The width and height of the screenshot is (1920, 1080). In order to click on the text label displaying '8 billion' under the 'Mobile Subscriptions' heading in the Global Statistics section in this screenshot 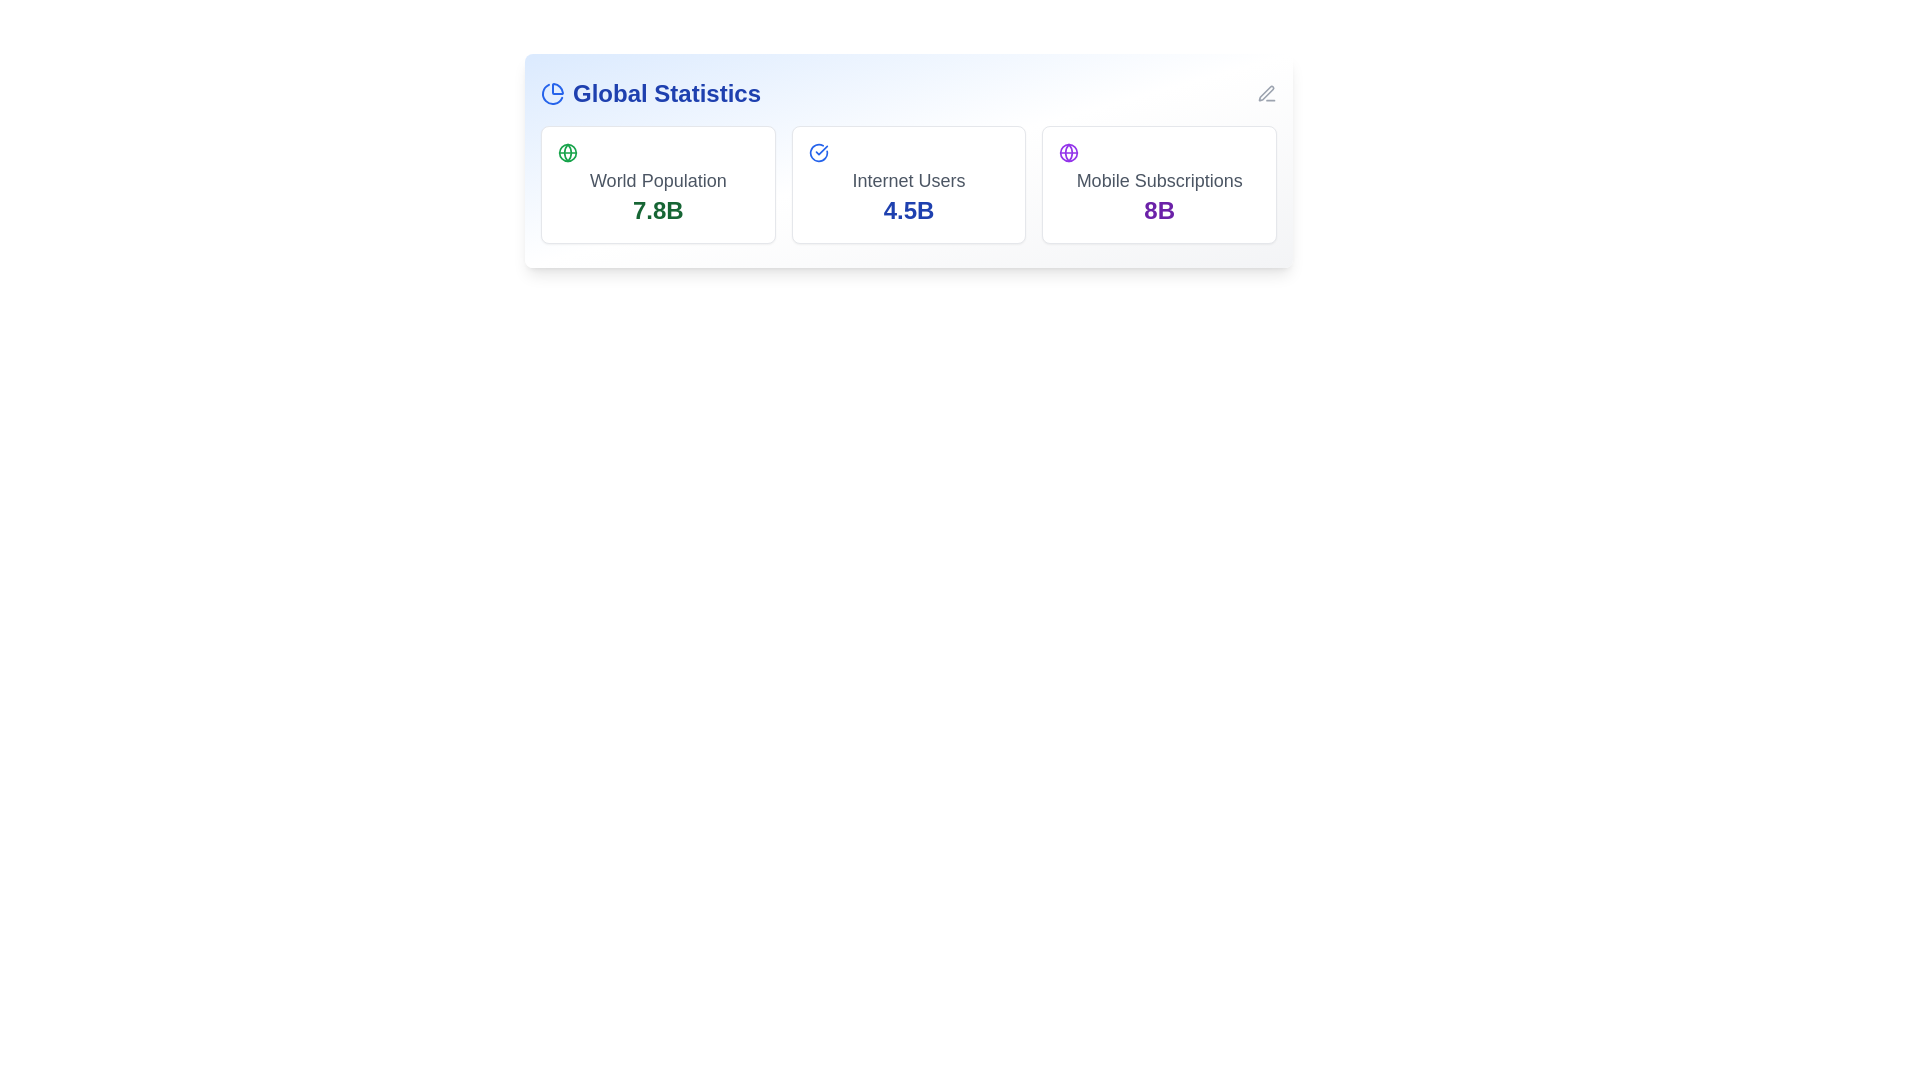, I will do `click(1159, 211)`.